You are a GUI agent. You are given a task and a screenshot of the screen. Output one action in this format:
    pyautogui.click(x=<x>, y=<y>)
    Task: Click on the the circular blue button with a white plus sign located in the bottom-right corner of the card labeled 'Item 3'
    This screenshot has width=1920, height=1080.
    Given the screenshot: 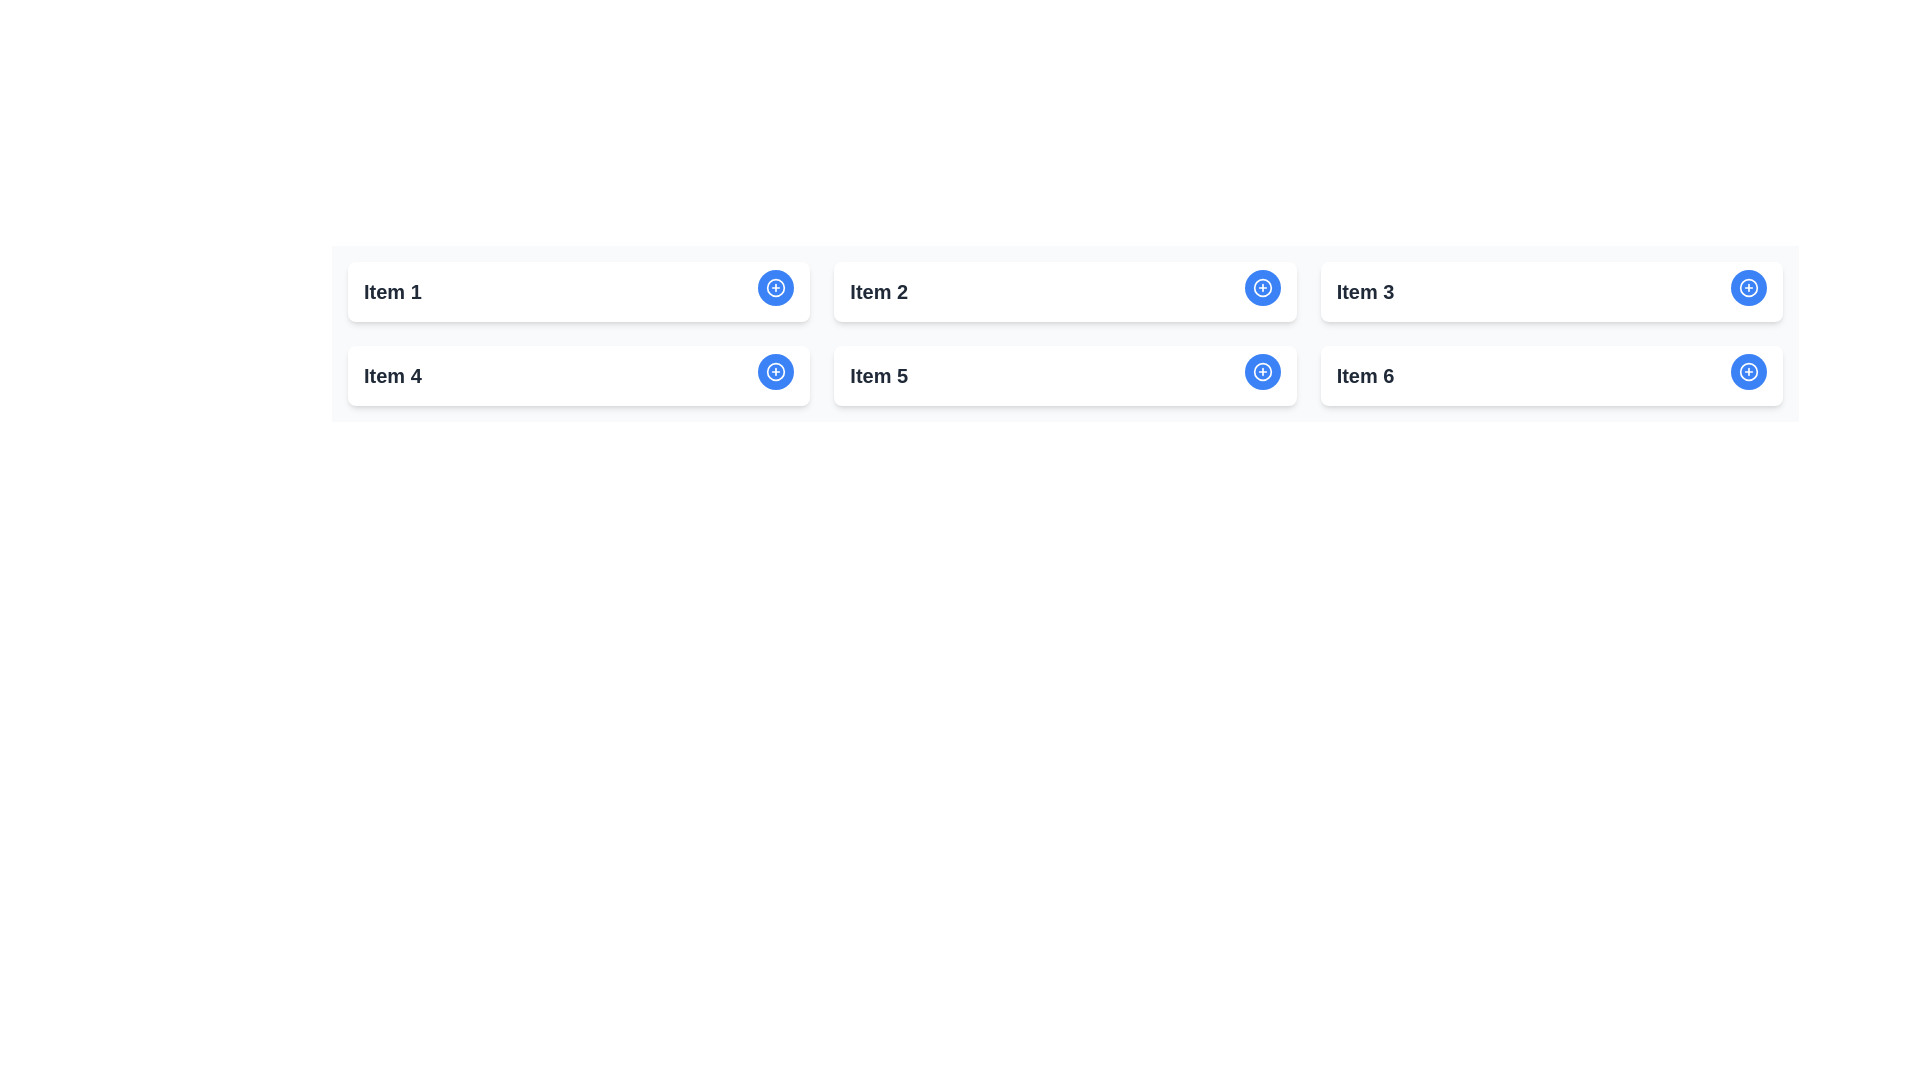 What is the action you would take?
    pyautogui.click(x=1747, y=288)
    